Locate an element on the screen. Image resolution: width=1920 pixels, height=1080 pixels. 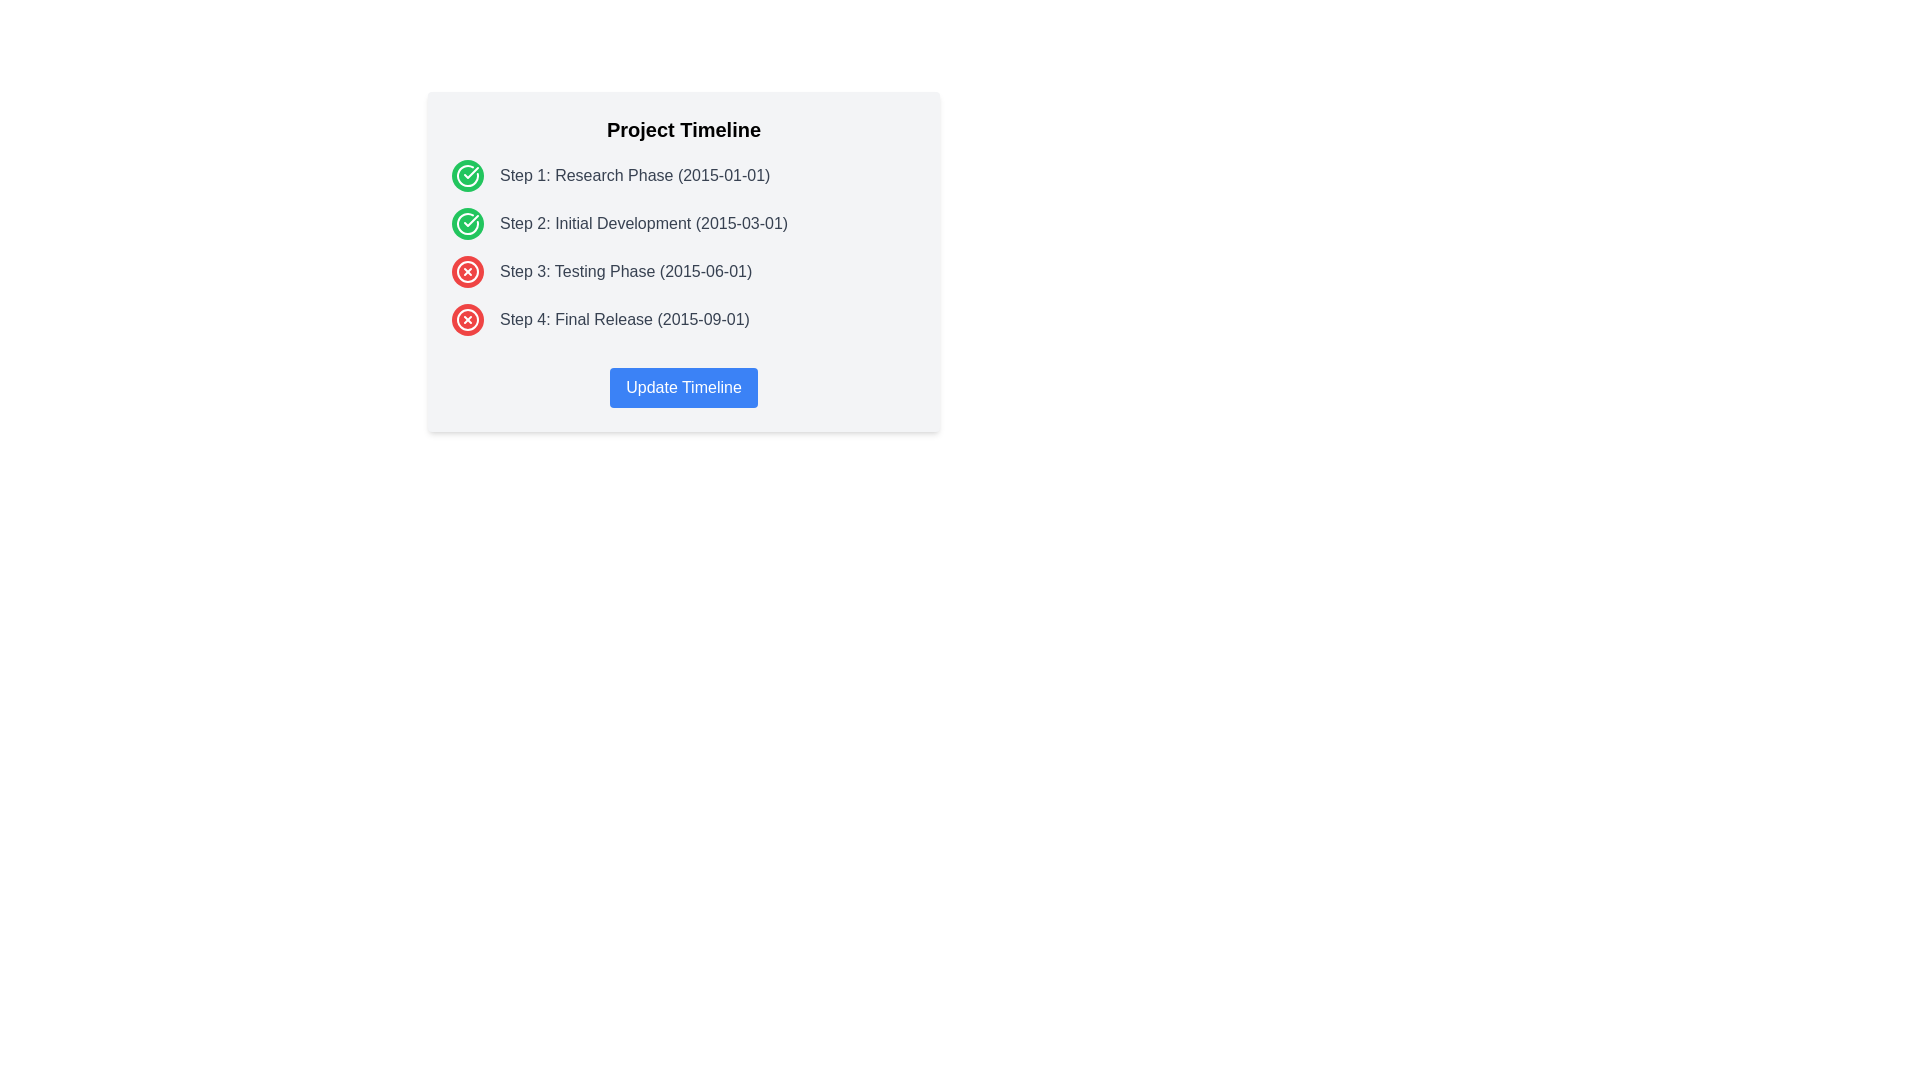
the visual state of the first circular checkmark icon located in the 'Project Timeline' section, positioned to the left of 'Step 1: Research Phase (2015-01-01).' is located at coordinates (466, 175).